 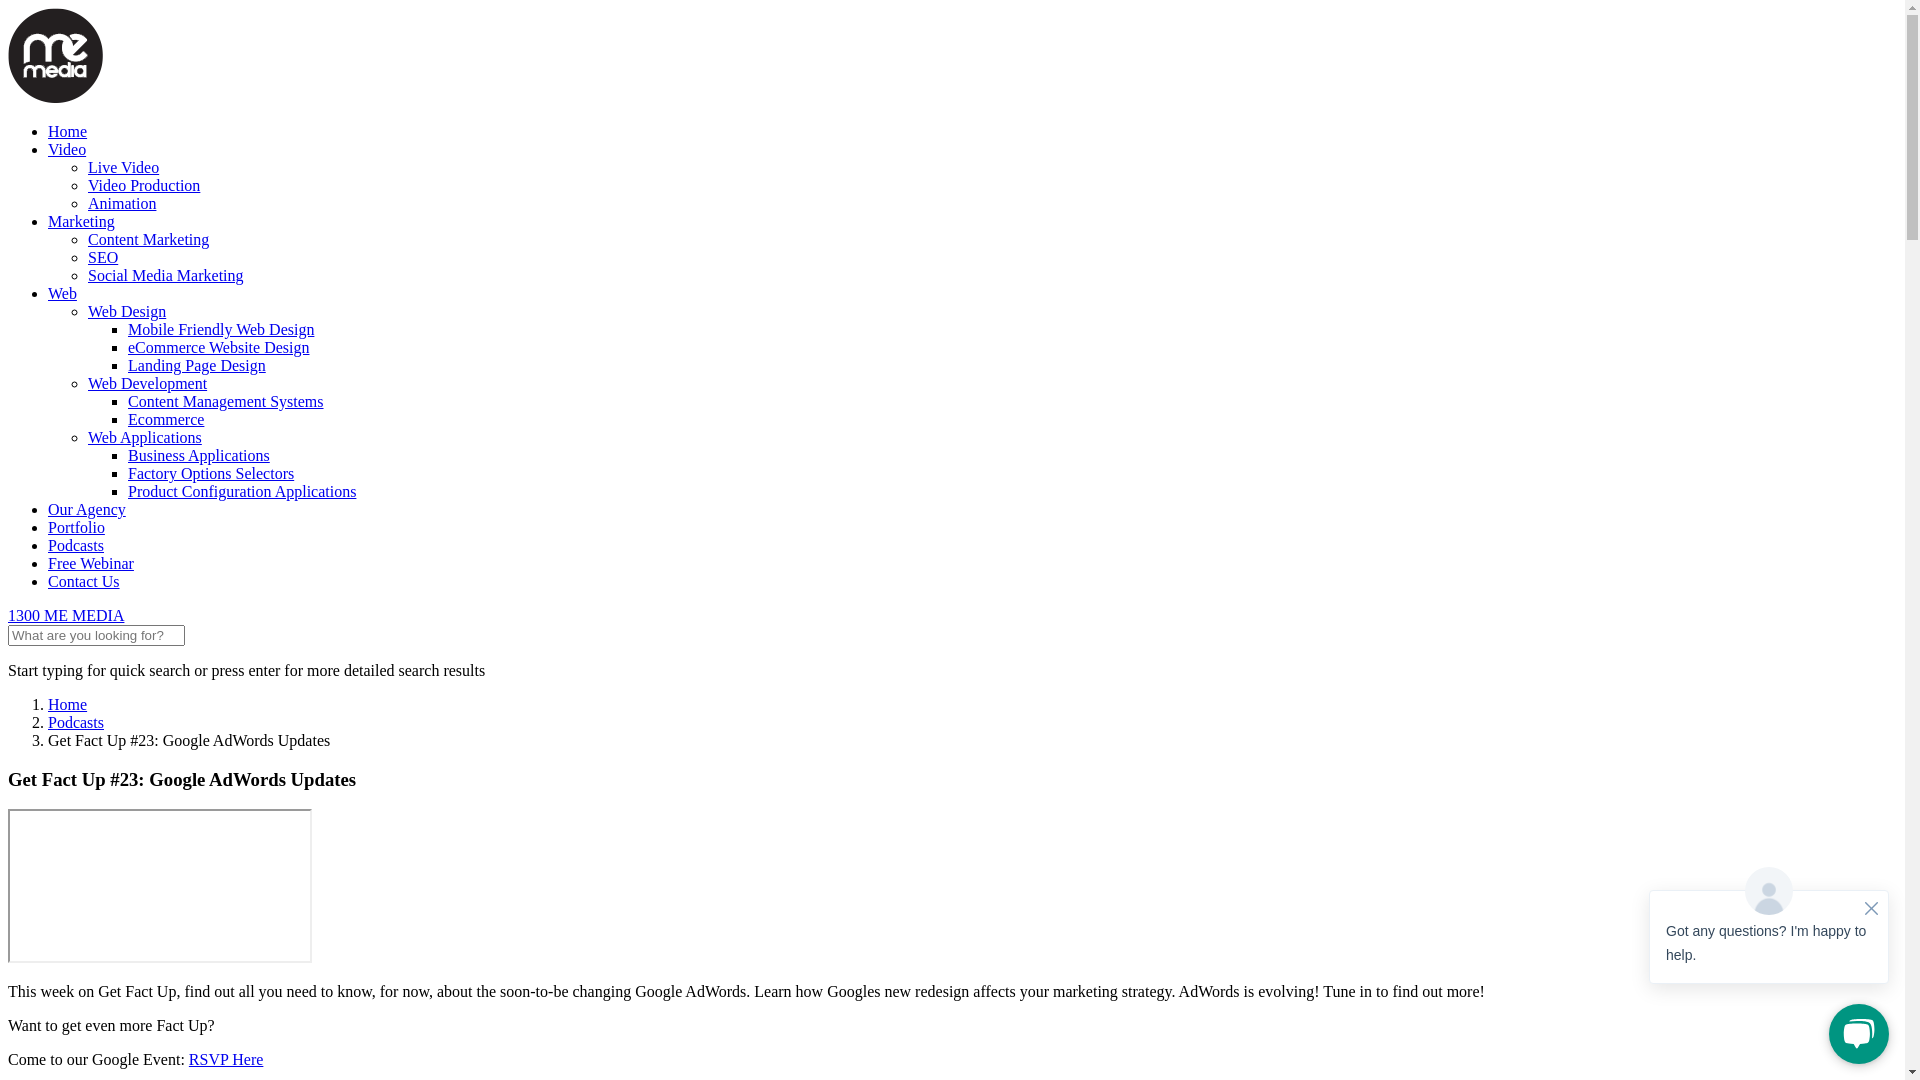 I want to click on 'RSVP Here', so click(x=226, y=1058).